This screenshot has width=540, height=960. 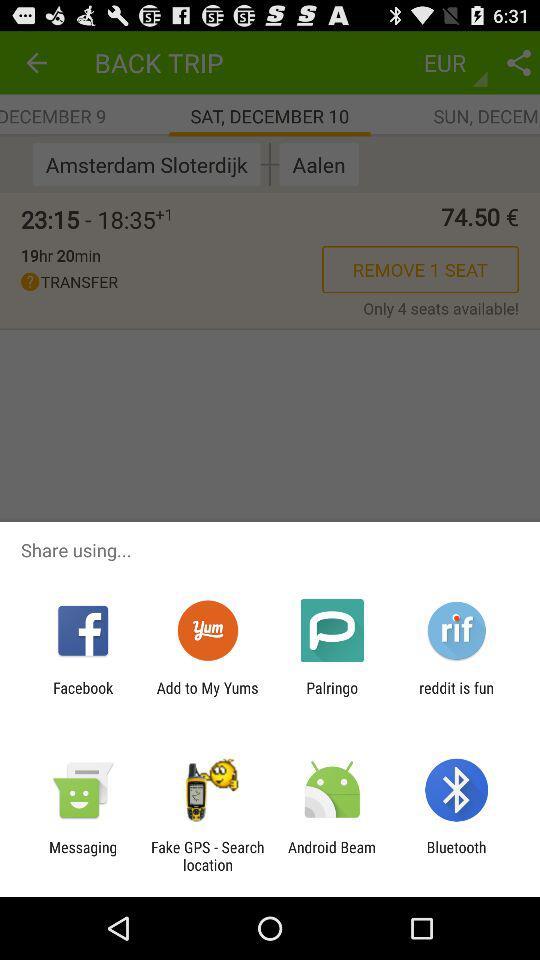 I want to click on app next to add to my app, so click(x=82, y=696).